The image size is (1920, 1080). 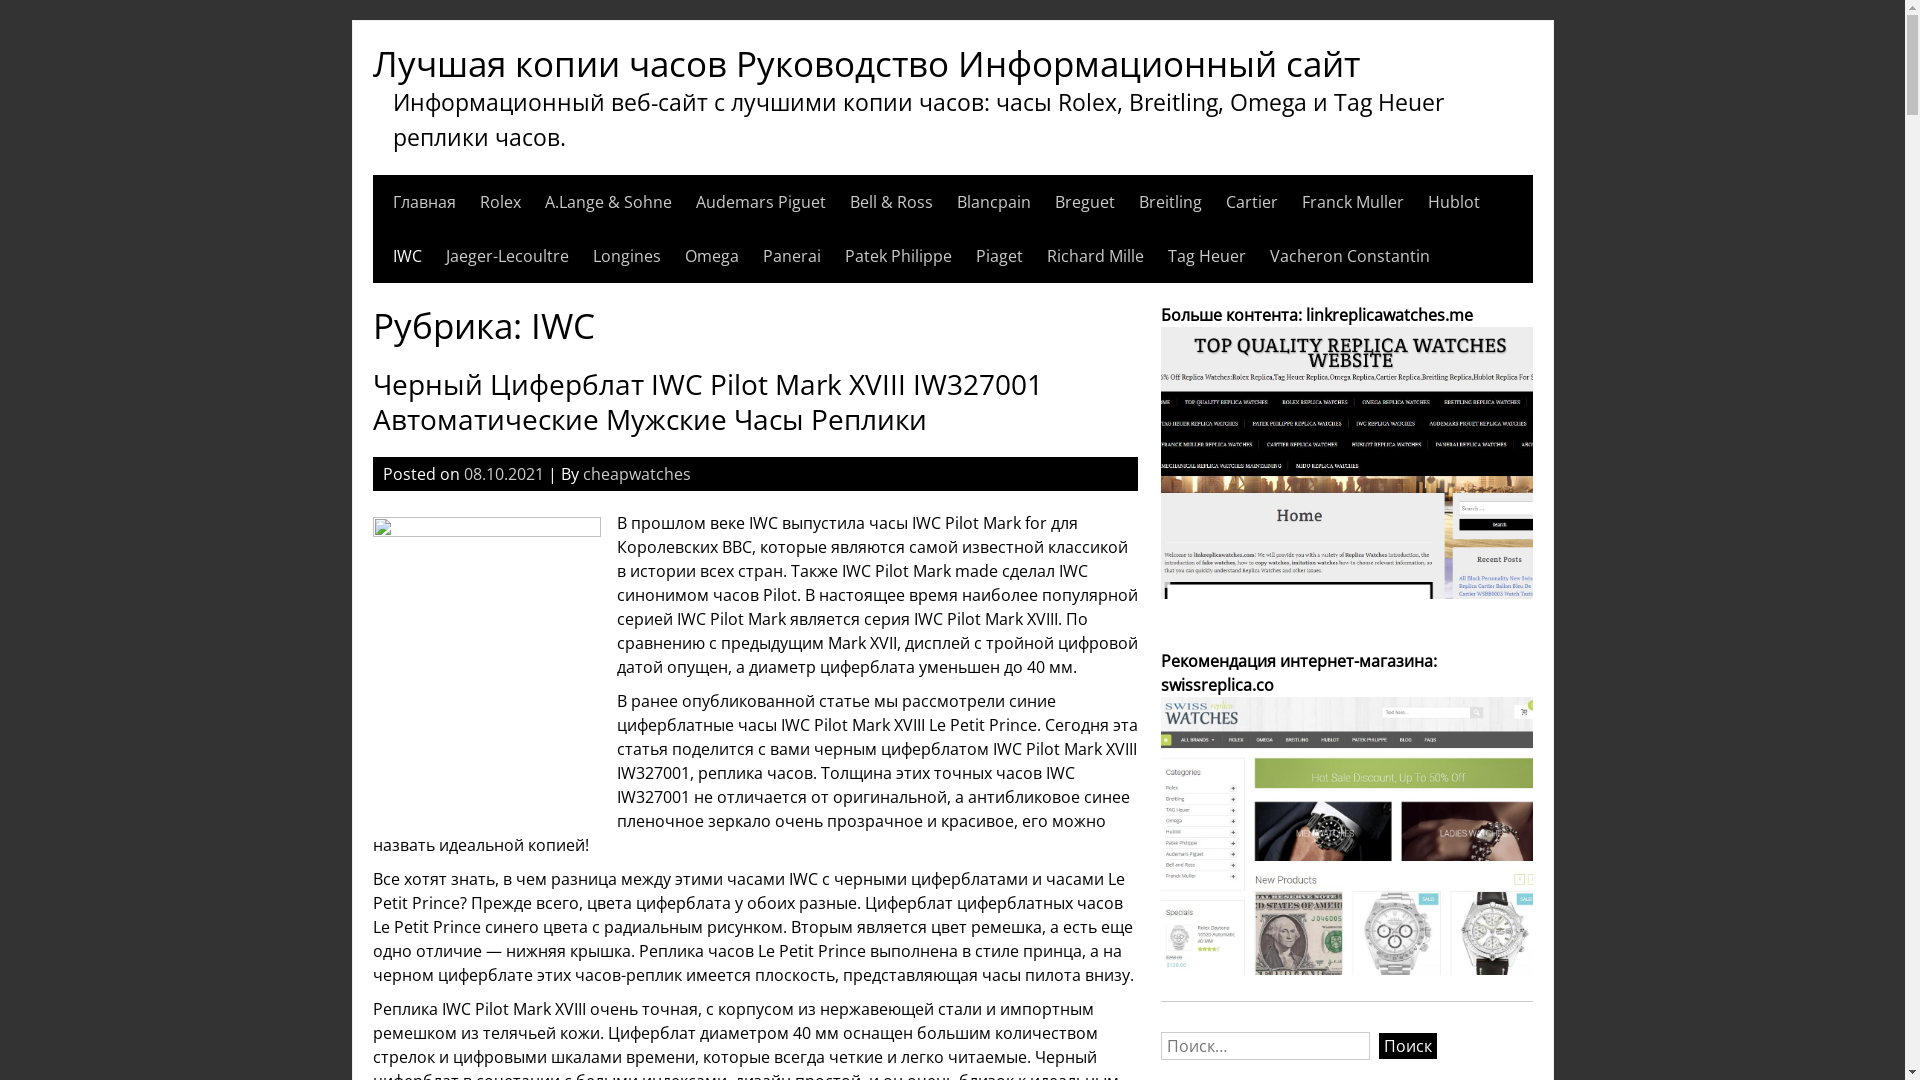 I want to click on 'Rolex', so click(x=500, y=201).